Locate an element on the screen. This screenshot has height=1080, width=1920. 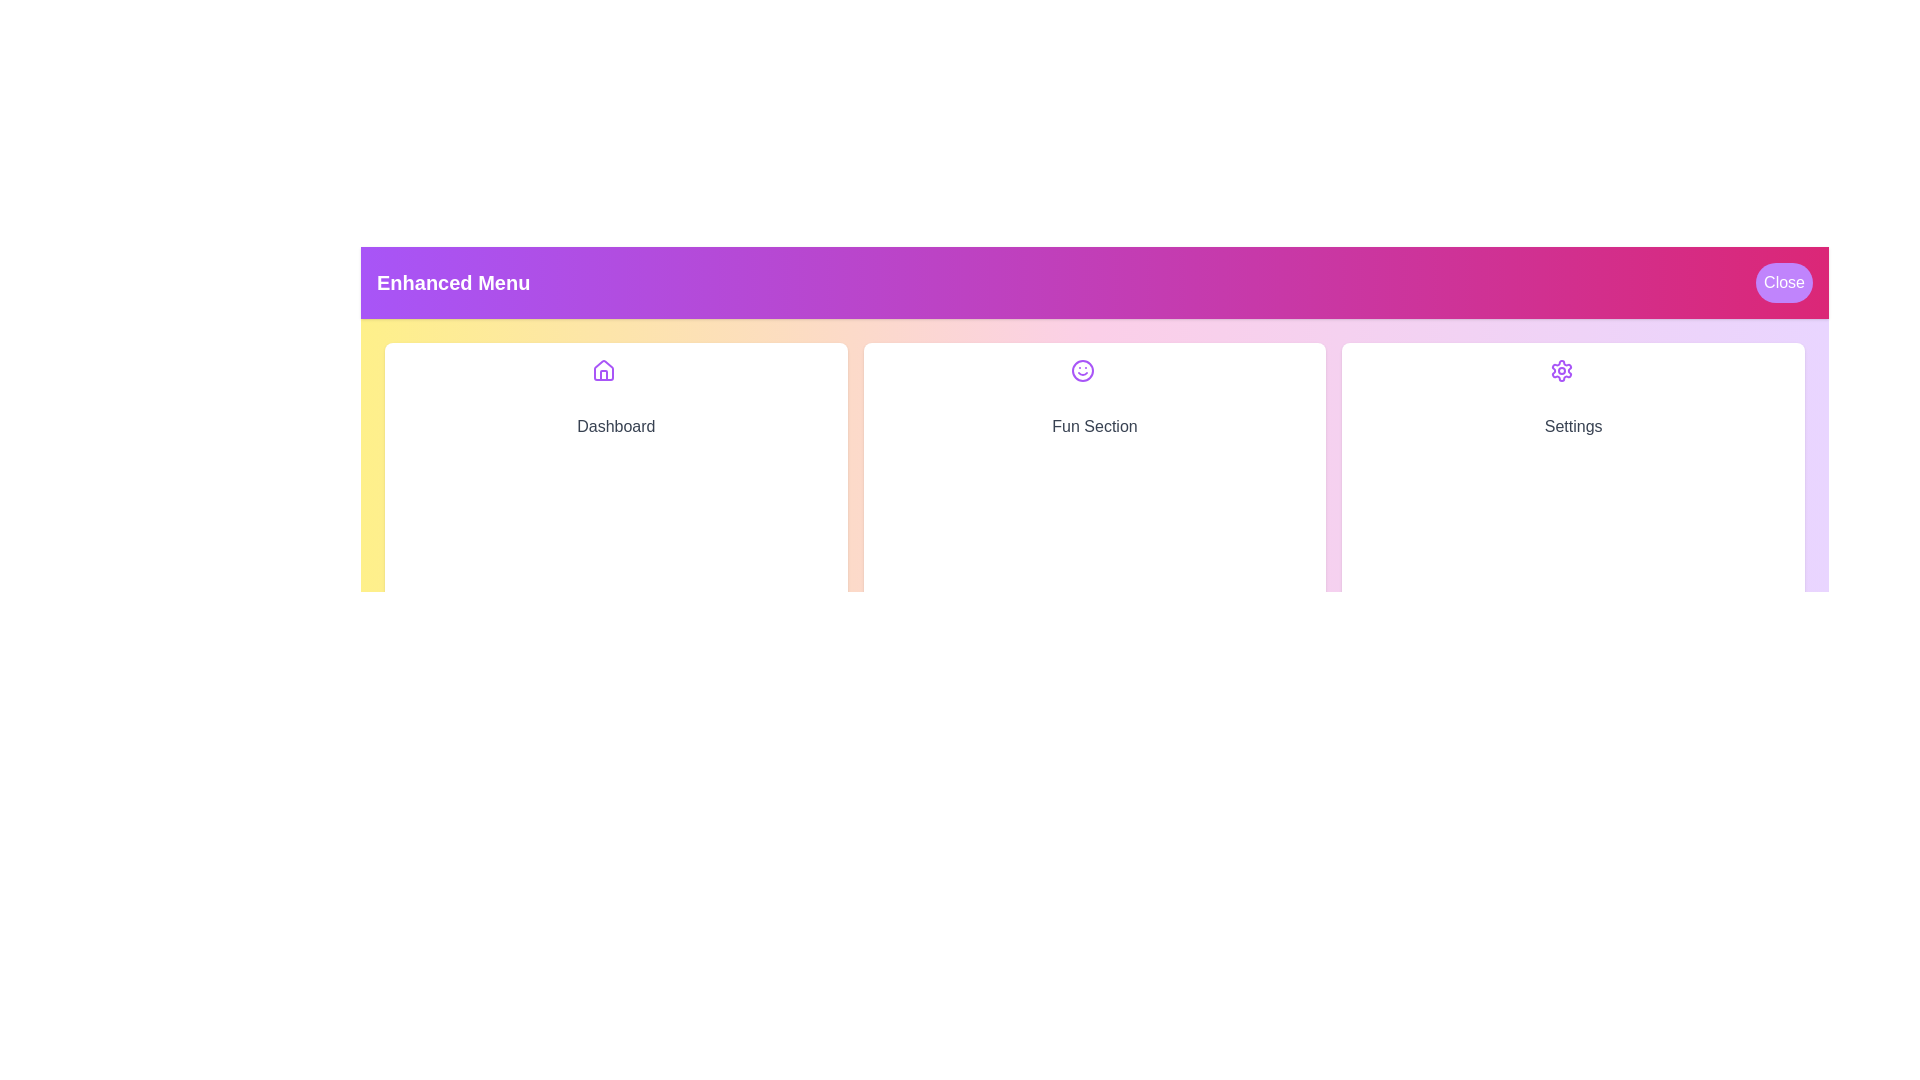
the icon corresponding to Fun Section is located at coordinates (1093, 382).